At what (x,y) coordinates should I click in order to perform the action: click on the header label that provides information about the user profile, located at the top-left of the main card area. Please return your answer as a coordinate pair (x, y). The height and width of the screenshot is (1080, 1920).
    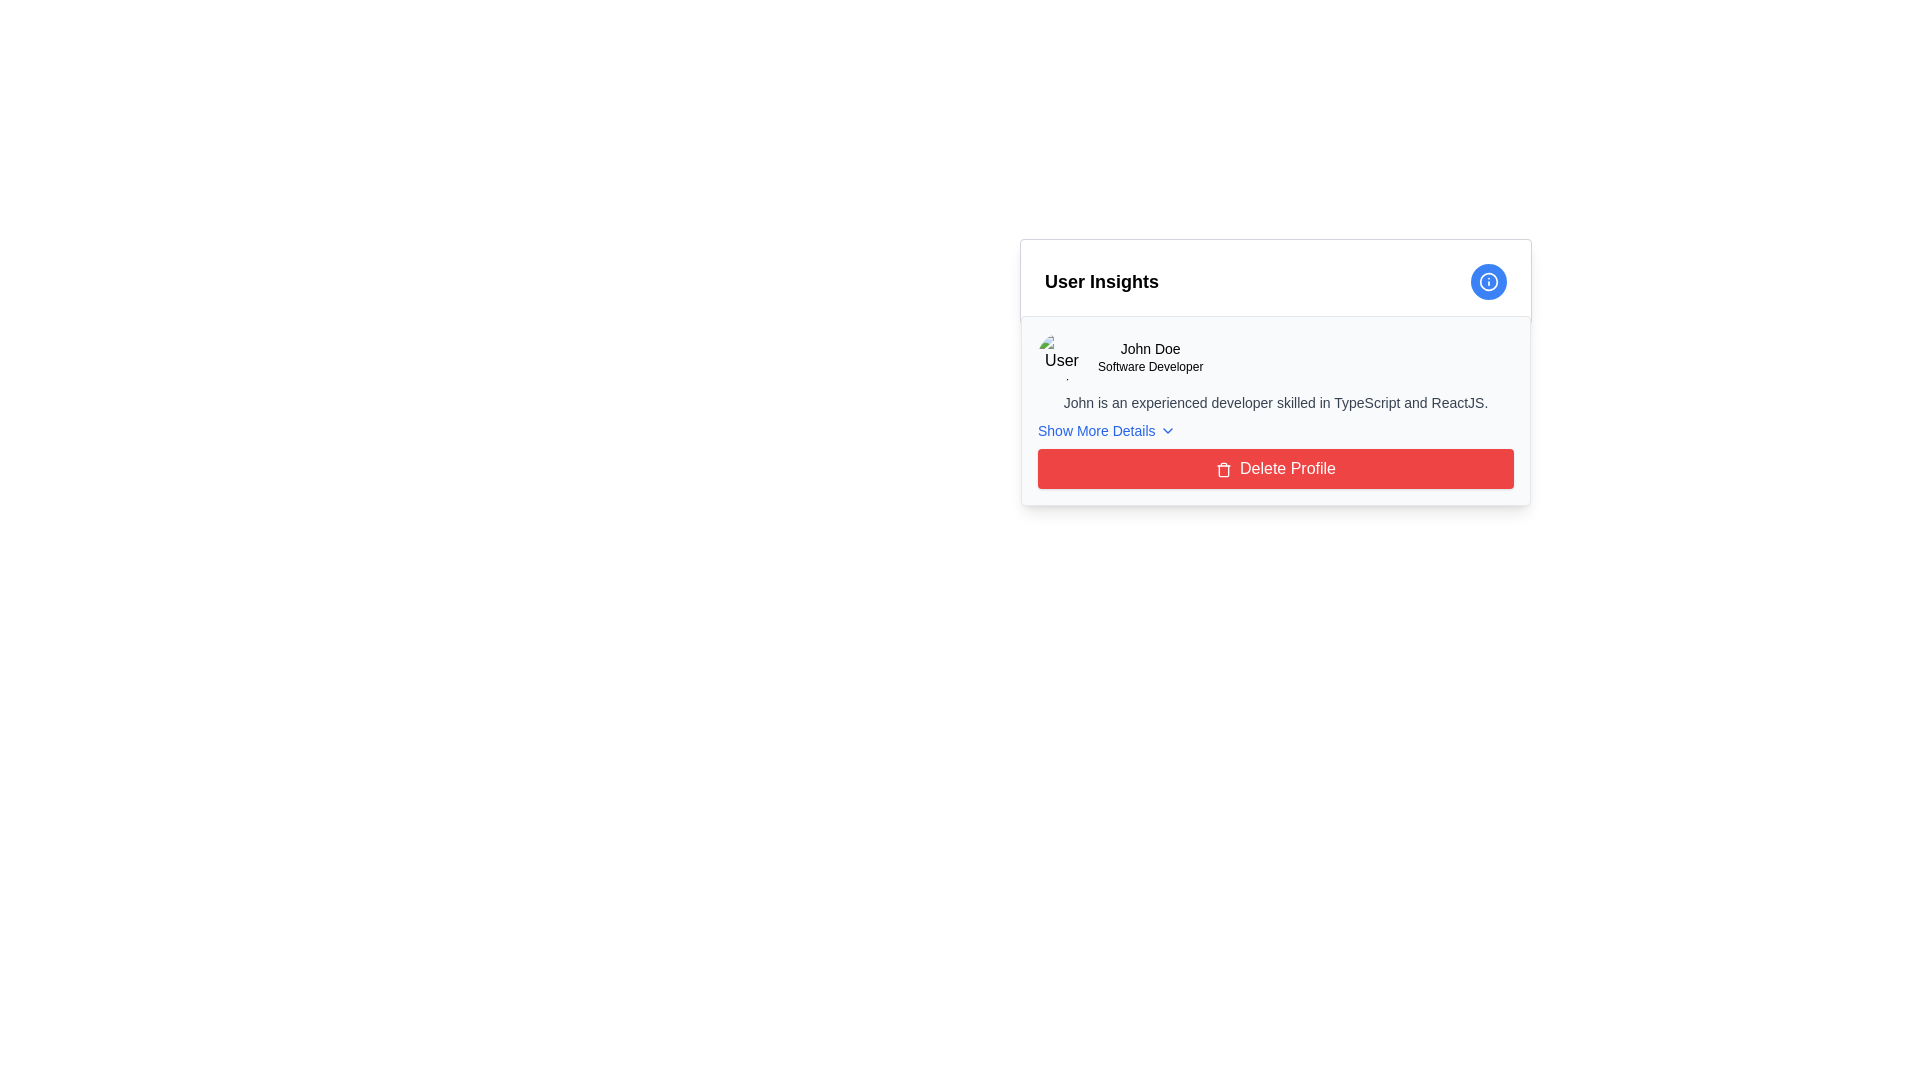
    Looking at the image, I should click on (1101, 281).